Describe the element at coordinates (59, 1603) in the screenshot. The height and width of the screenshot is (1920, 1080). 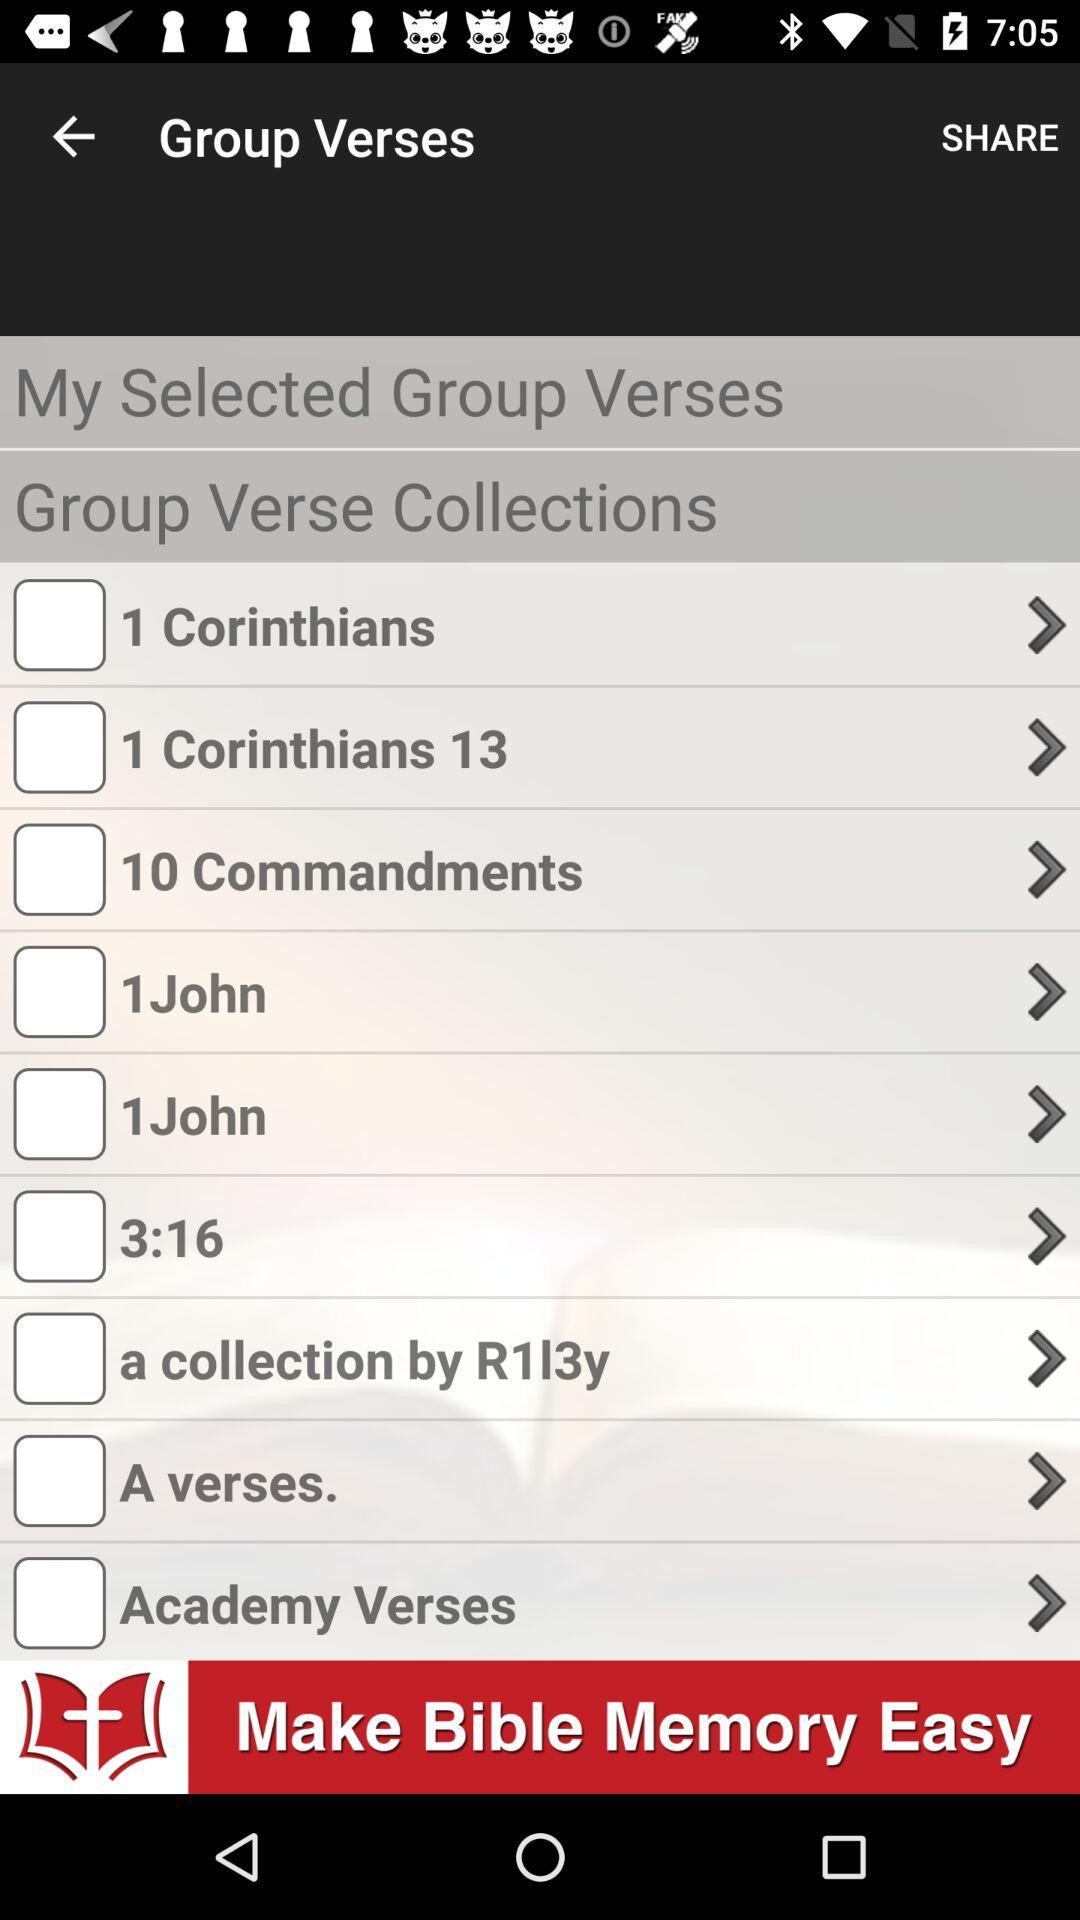
I see `the box which is just before the text academy verses` at that location.